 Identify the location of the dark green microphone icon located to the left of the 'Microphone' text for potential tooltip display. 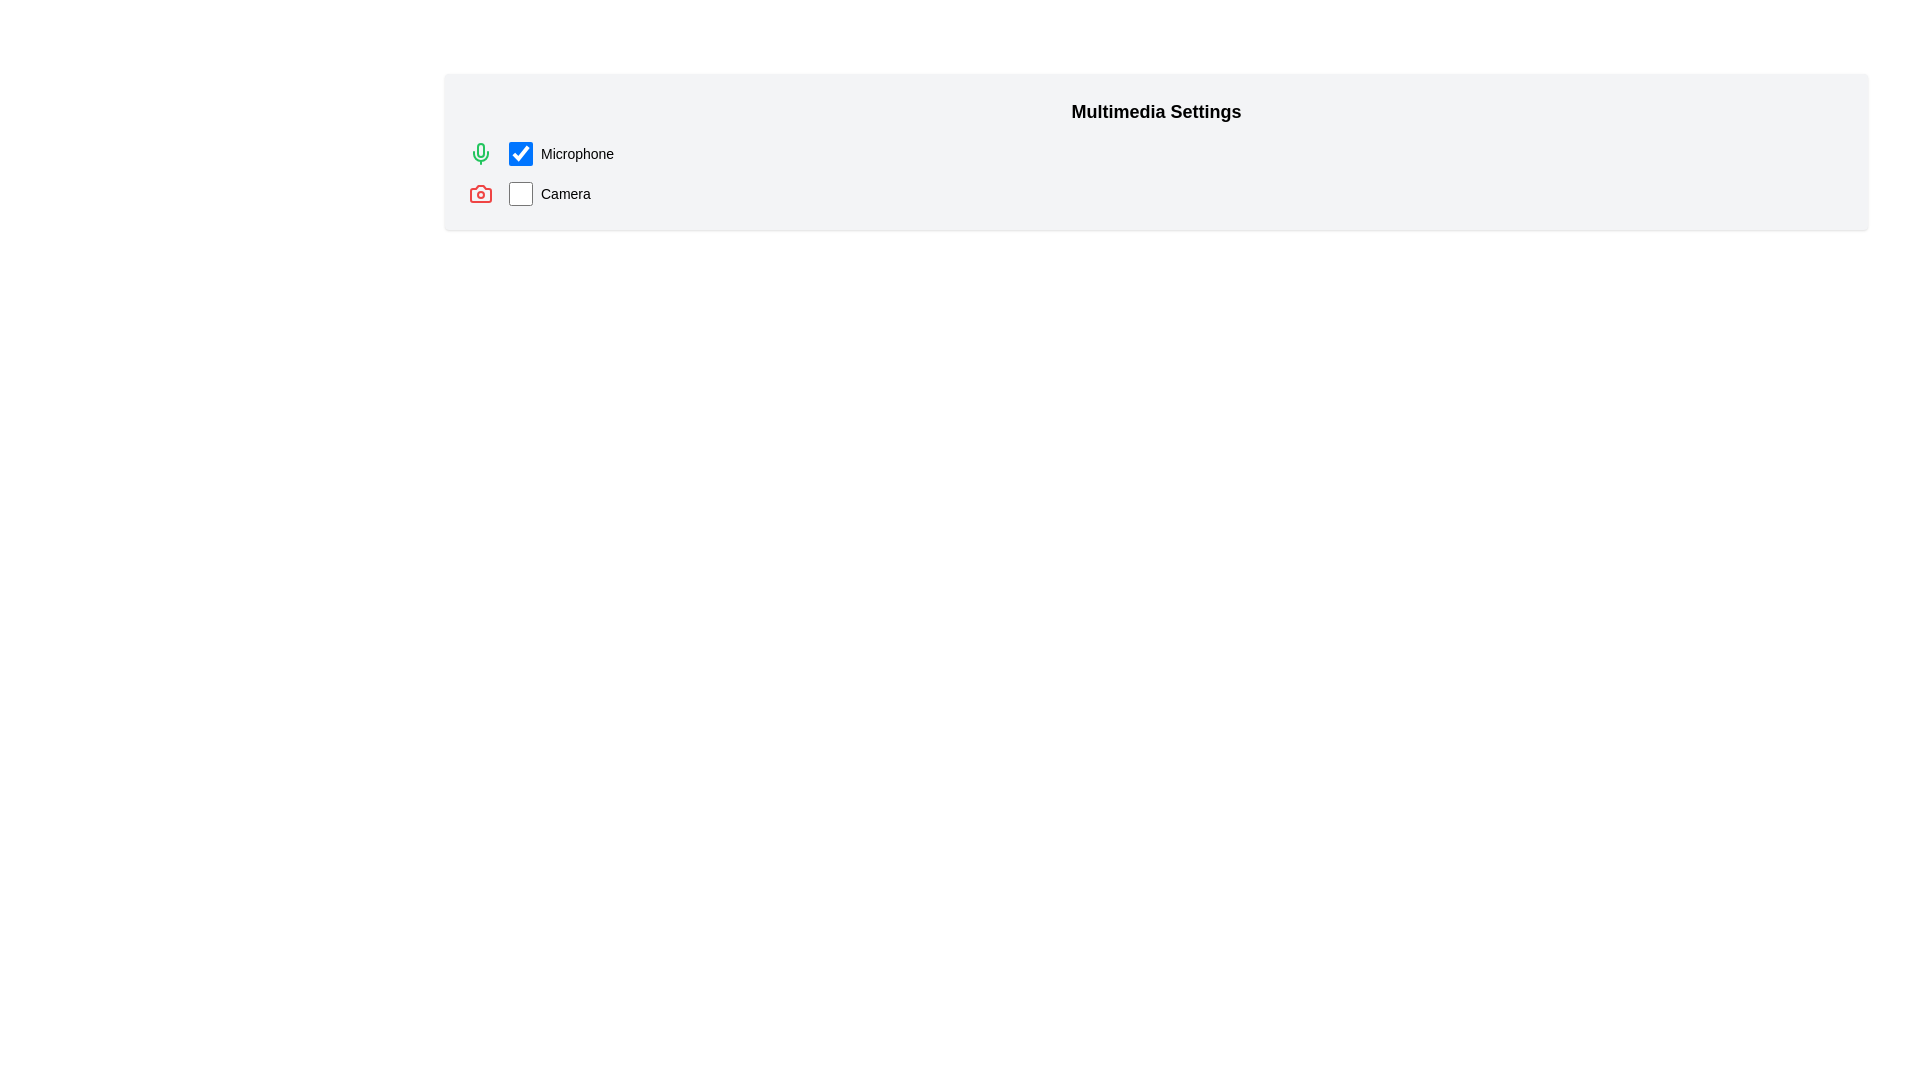
(480, 153).